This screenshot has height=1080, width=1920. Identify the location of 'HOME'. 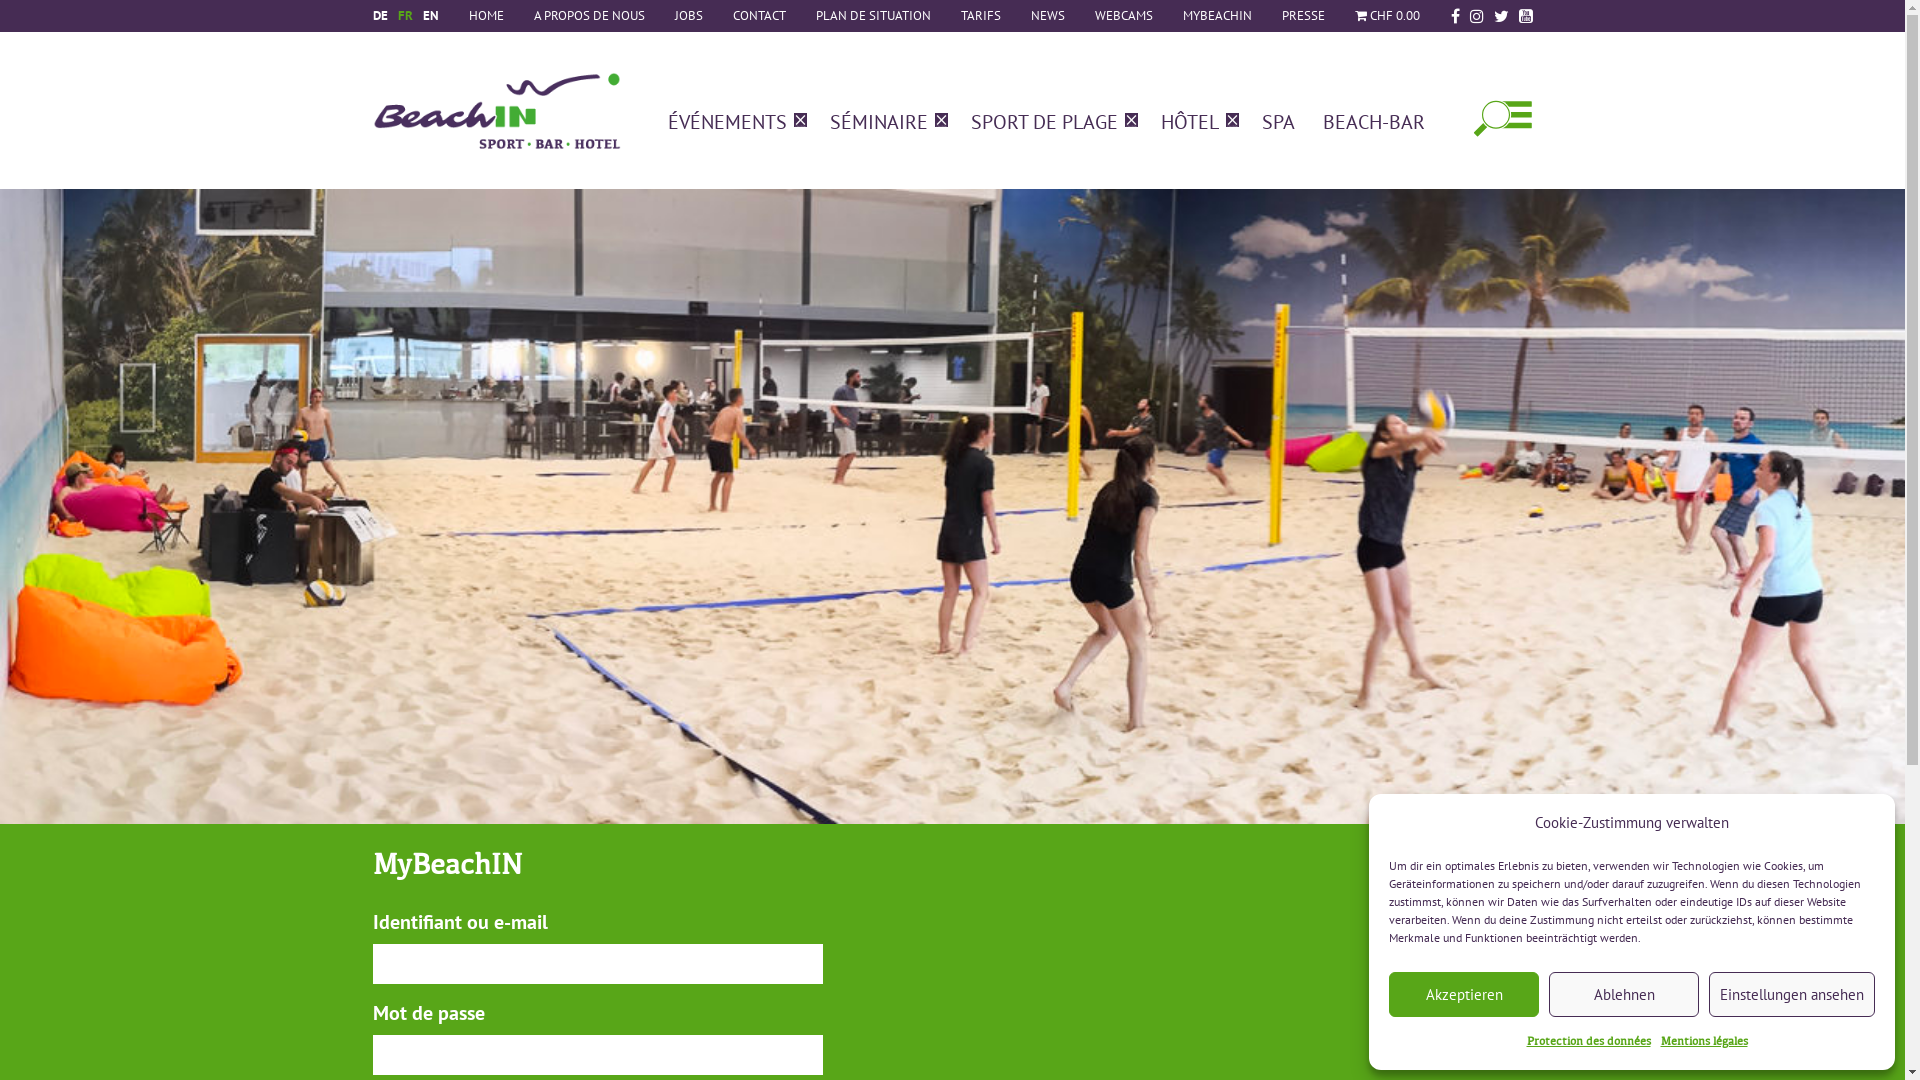
(486, 15).